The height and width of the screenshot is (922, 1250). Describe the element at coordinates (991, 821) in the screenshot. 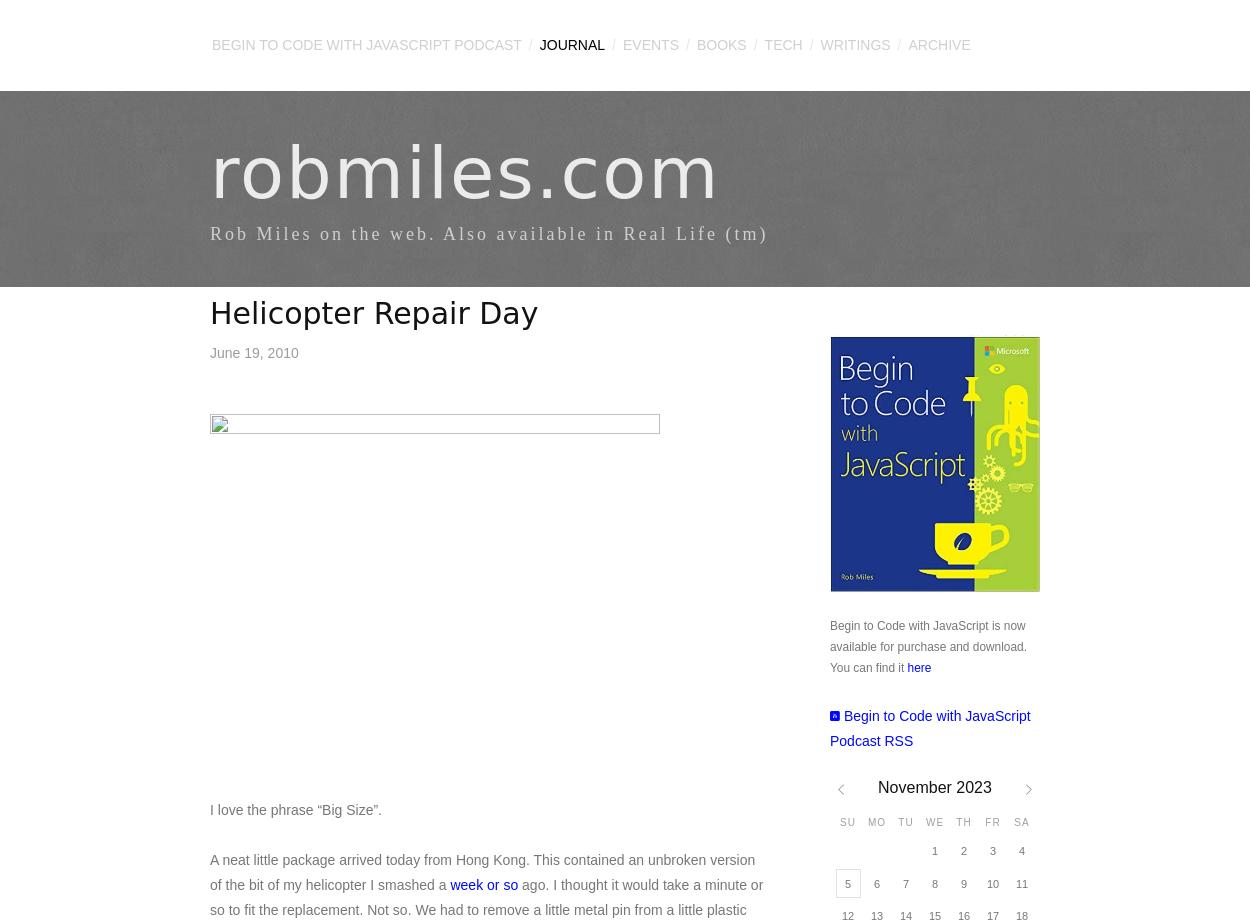

I see `'Fr'` at that location.